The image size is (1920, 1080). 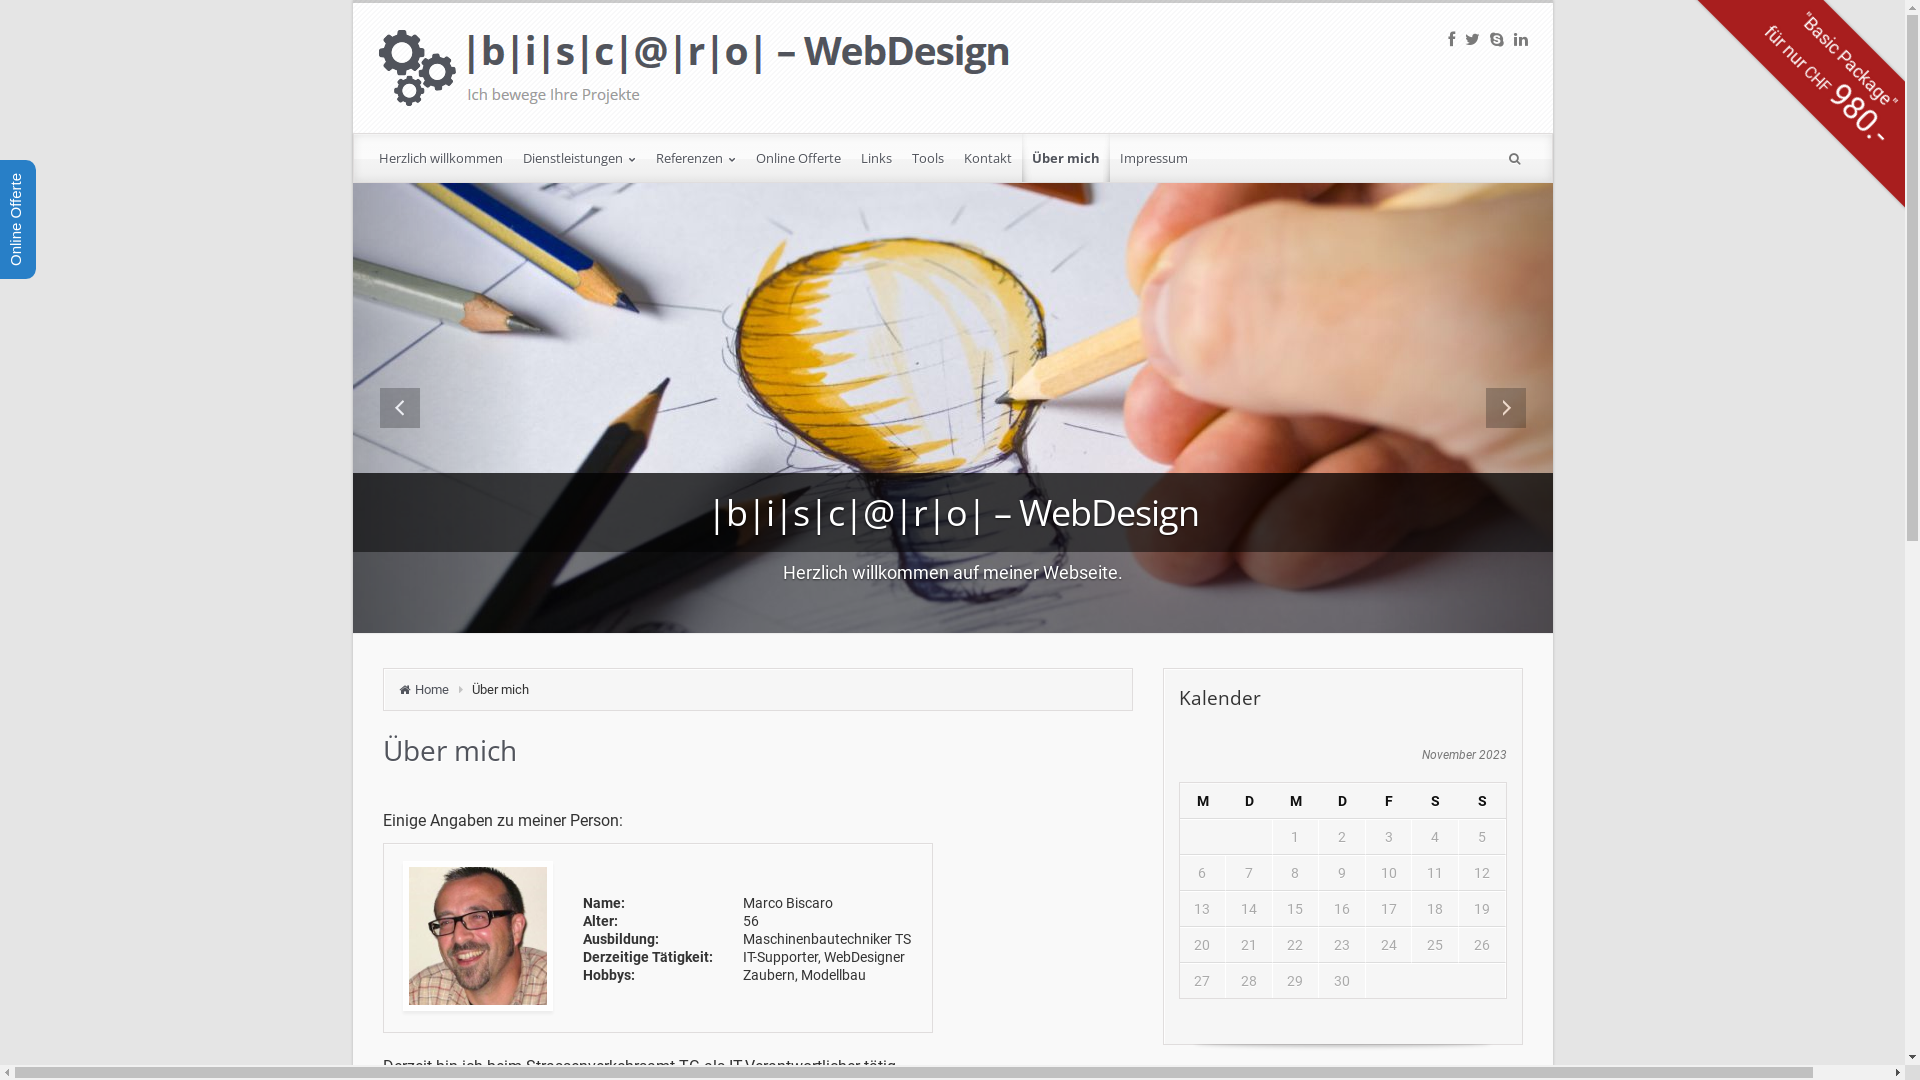 What do you see at coordinates (988, 157) in the screenshot?
I see `'Kontakt'` at bounding box center [988, 157].